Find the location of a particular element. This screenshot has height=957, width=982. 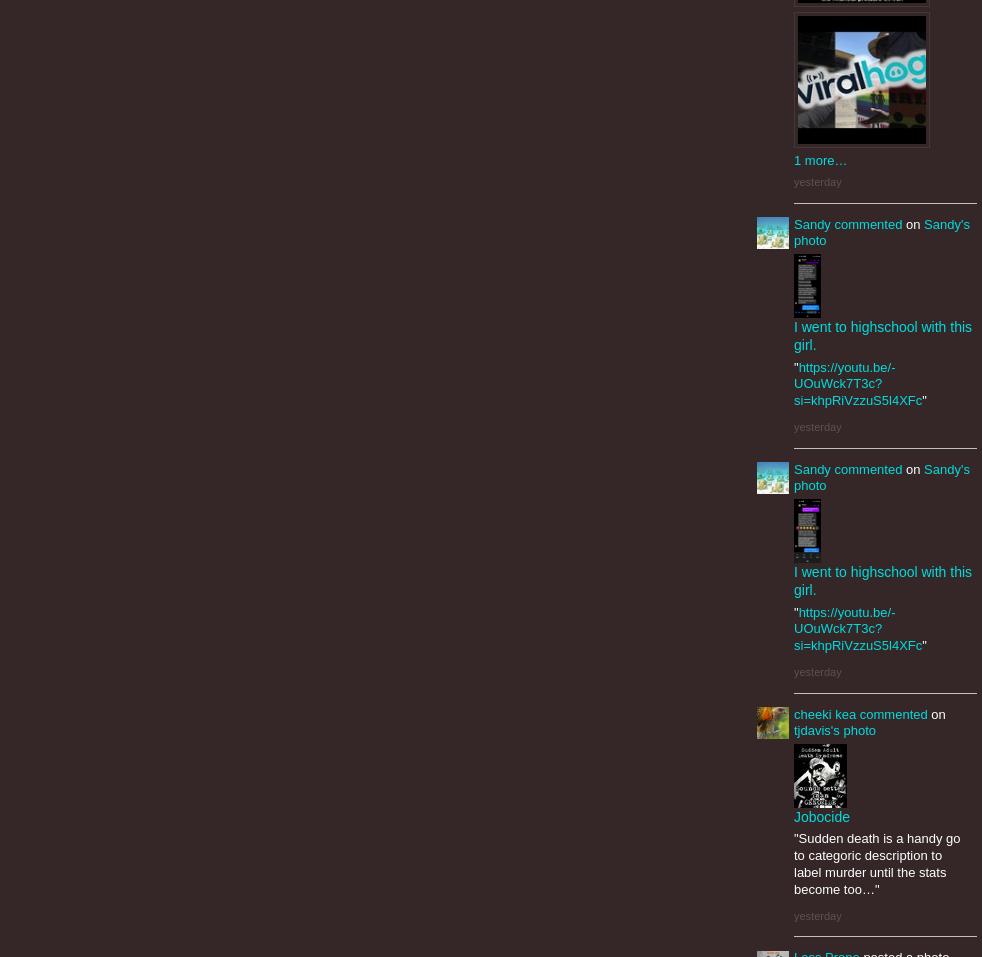

'Jobocide' is located at coordinates (821, 815).